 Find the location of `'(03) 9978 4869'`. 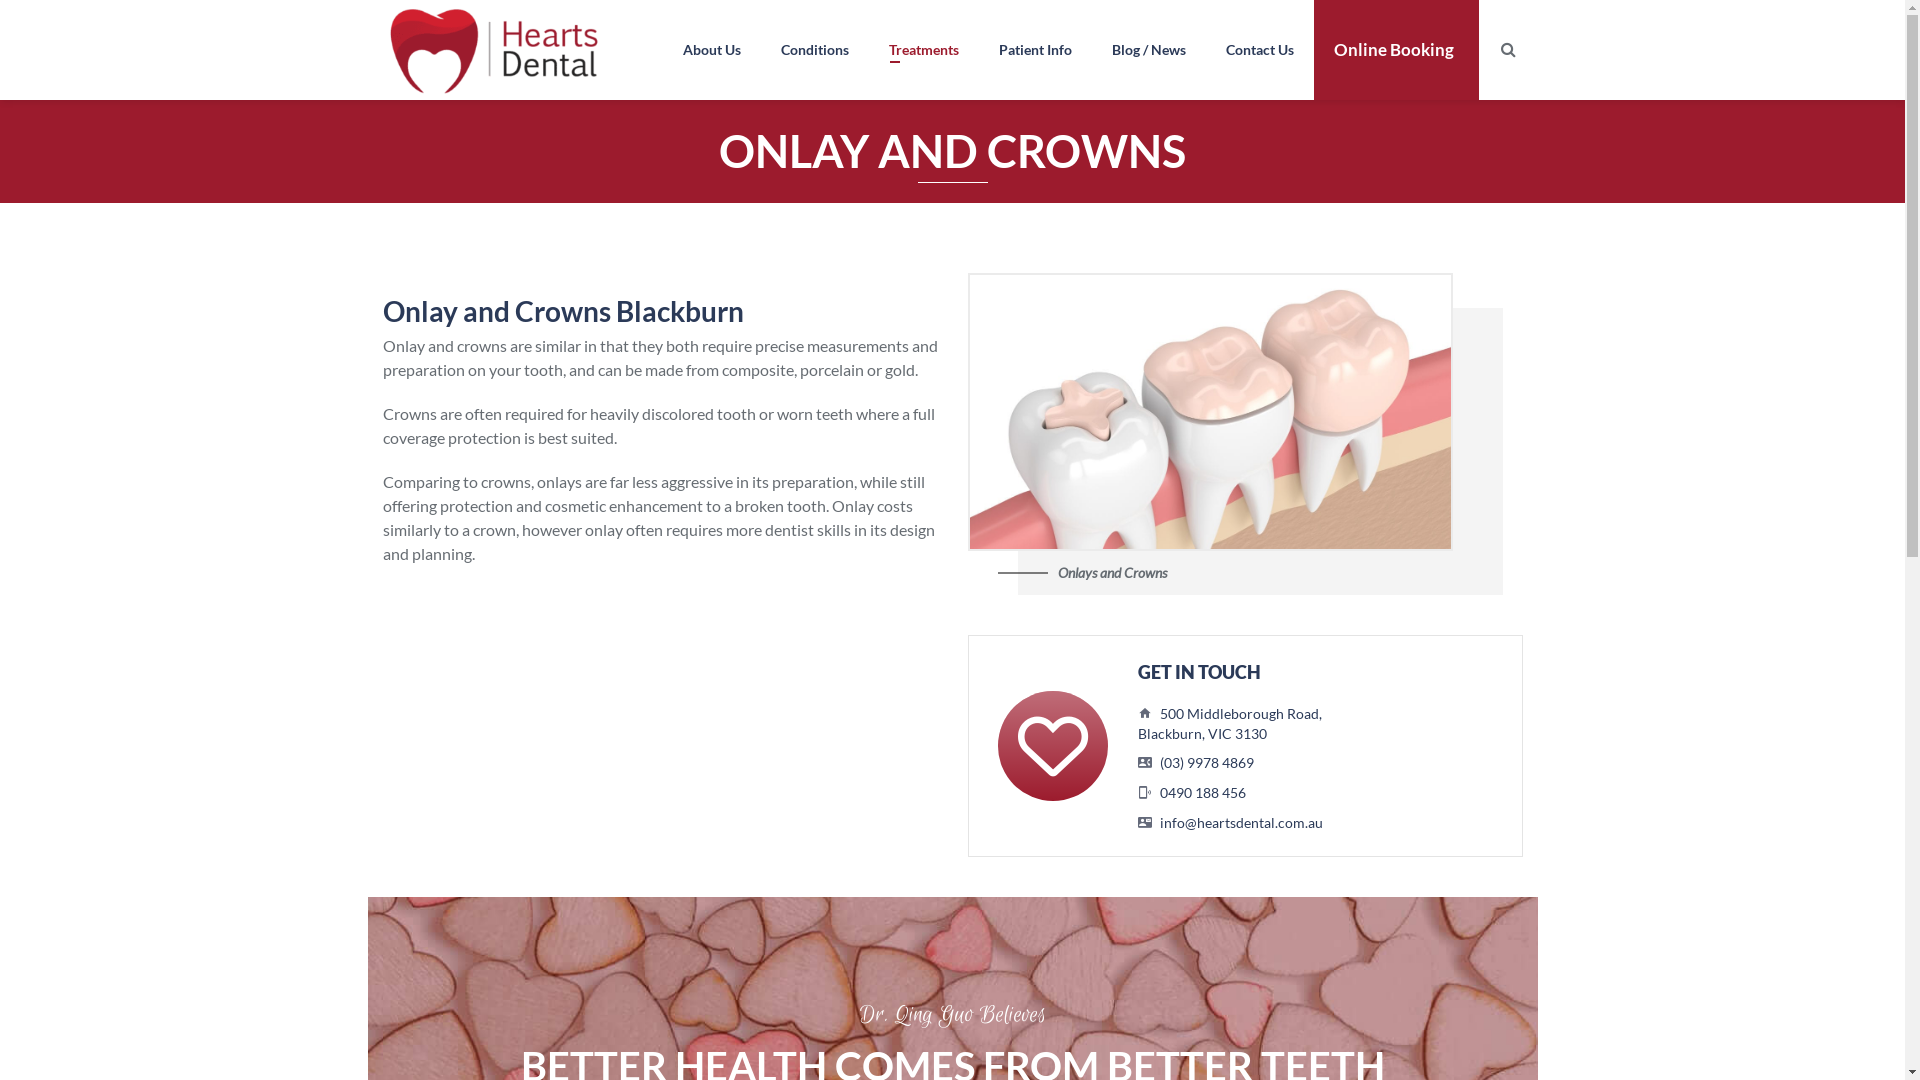

'(03) 9978 4869' is located at coordinates (1205, 762).